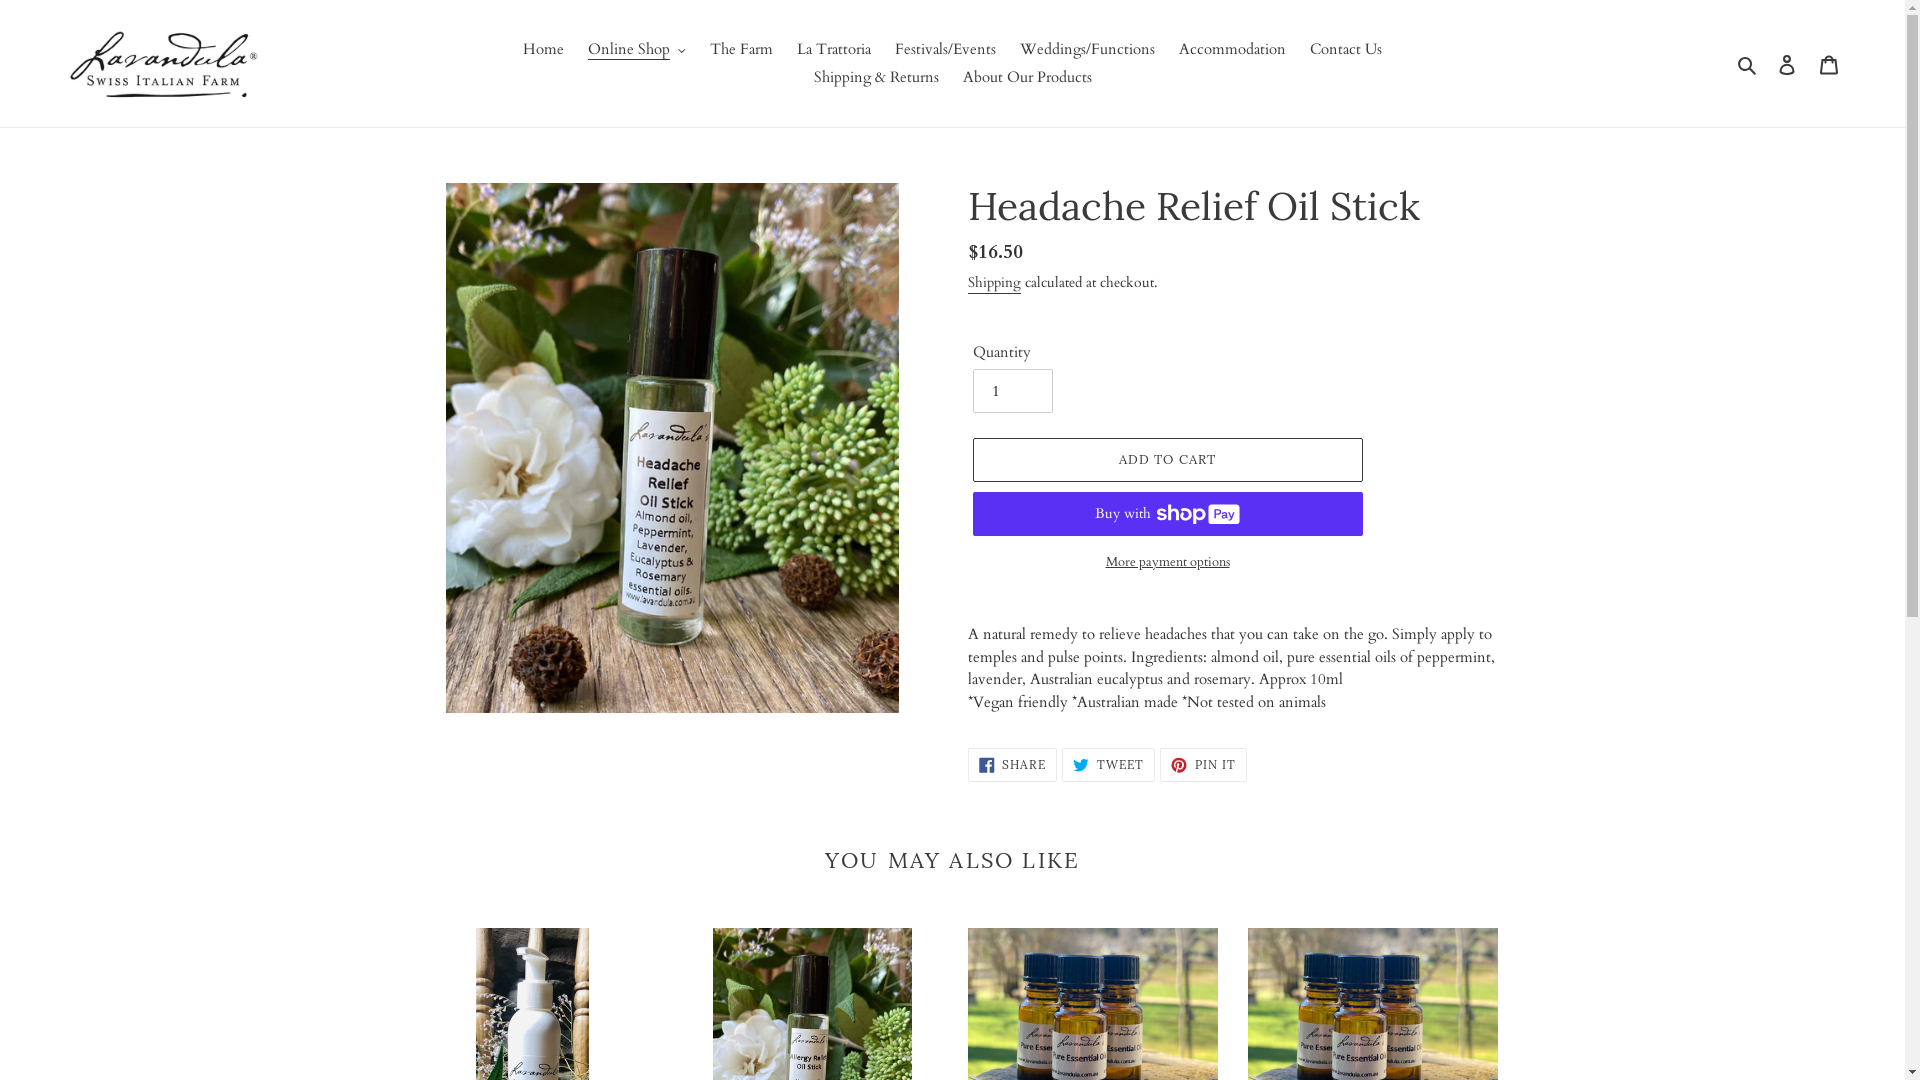 This screenshot has width=1920, height=1080. Describe the element at coordinates (1012, 764) in the screenshot. I see `'SHARE` at that location.